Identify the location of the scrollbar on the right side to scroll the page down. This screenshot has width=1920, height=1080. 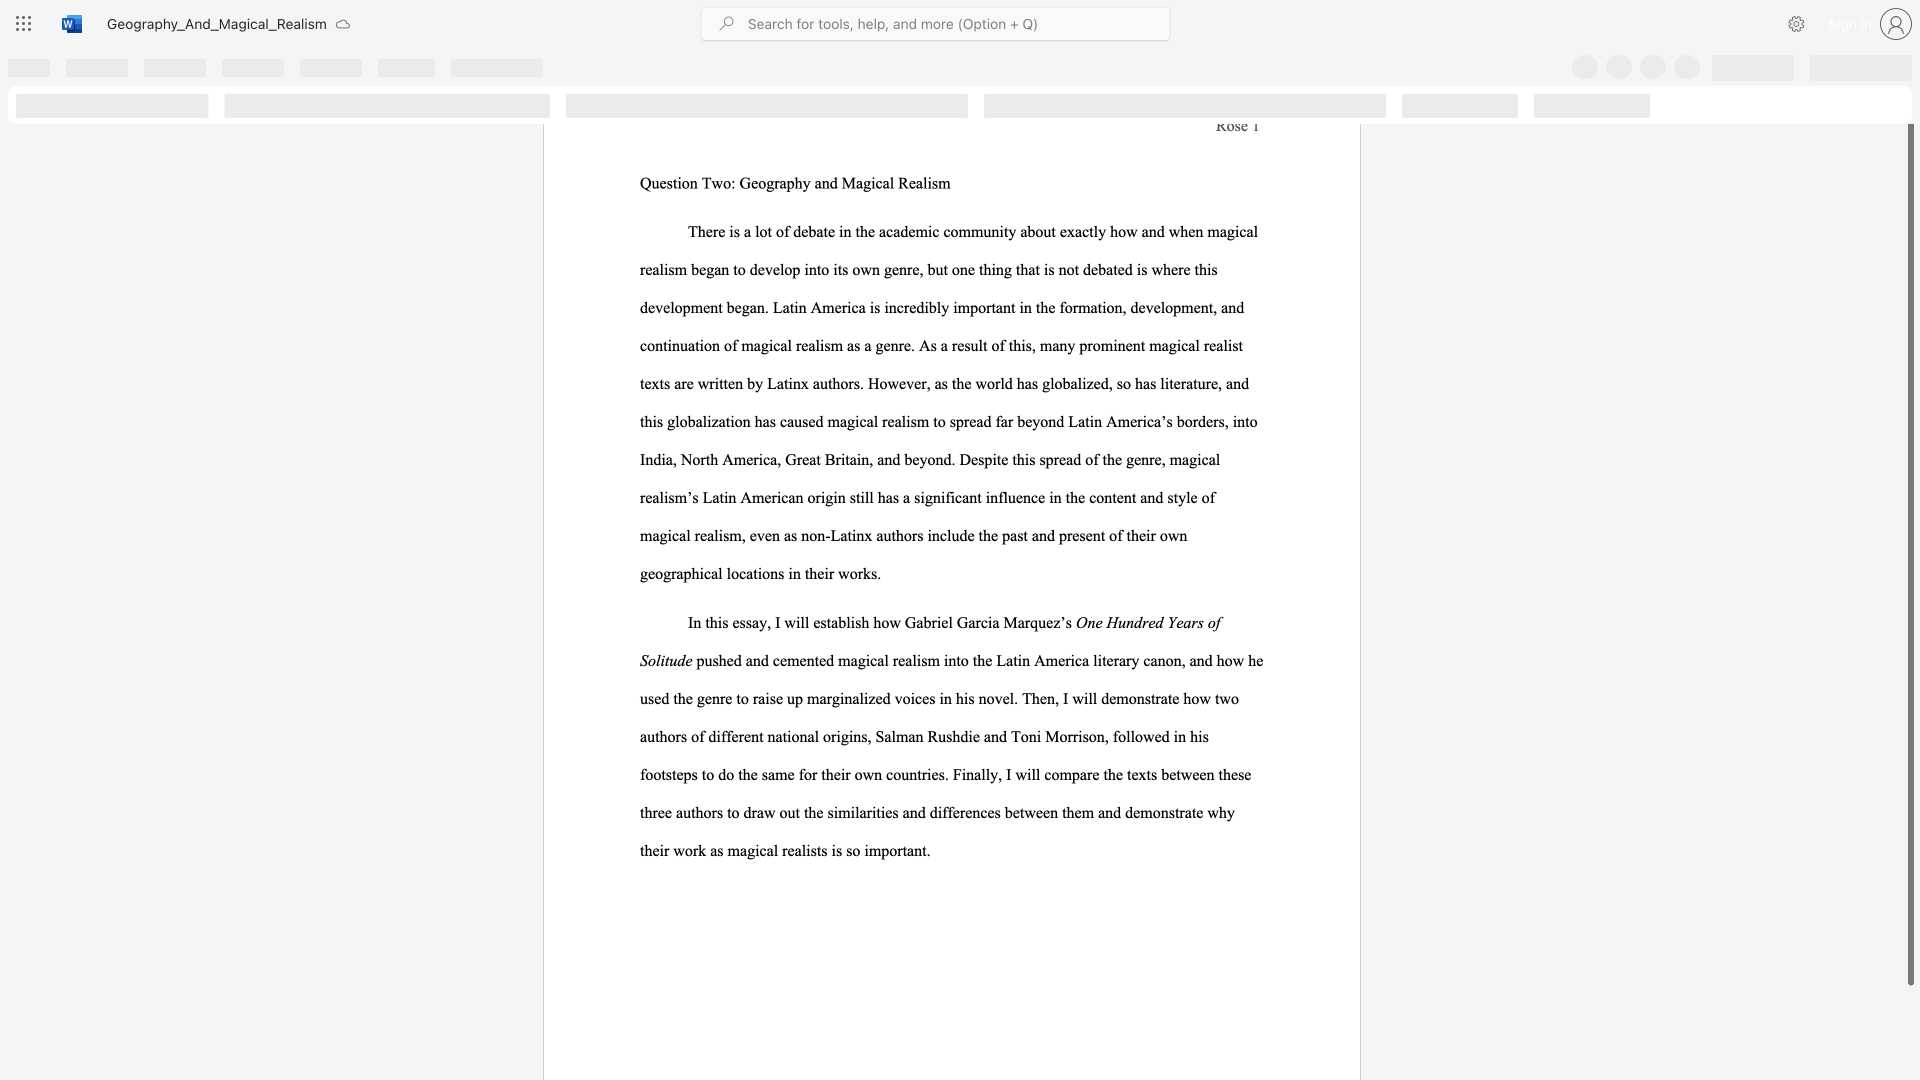
(1909, 1029).